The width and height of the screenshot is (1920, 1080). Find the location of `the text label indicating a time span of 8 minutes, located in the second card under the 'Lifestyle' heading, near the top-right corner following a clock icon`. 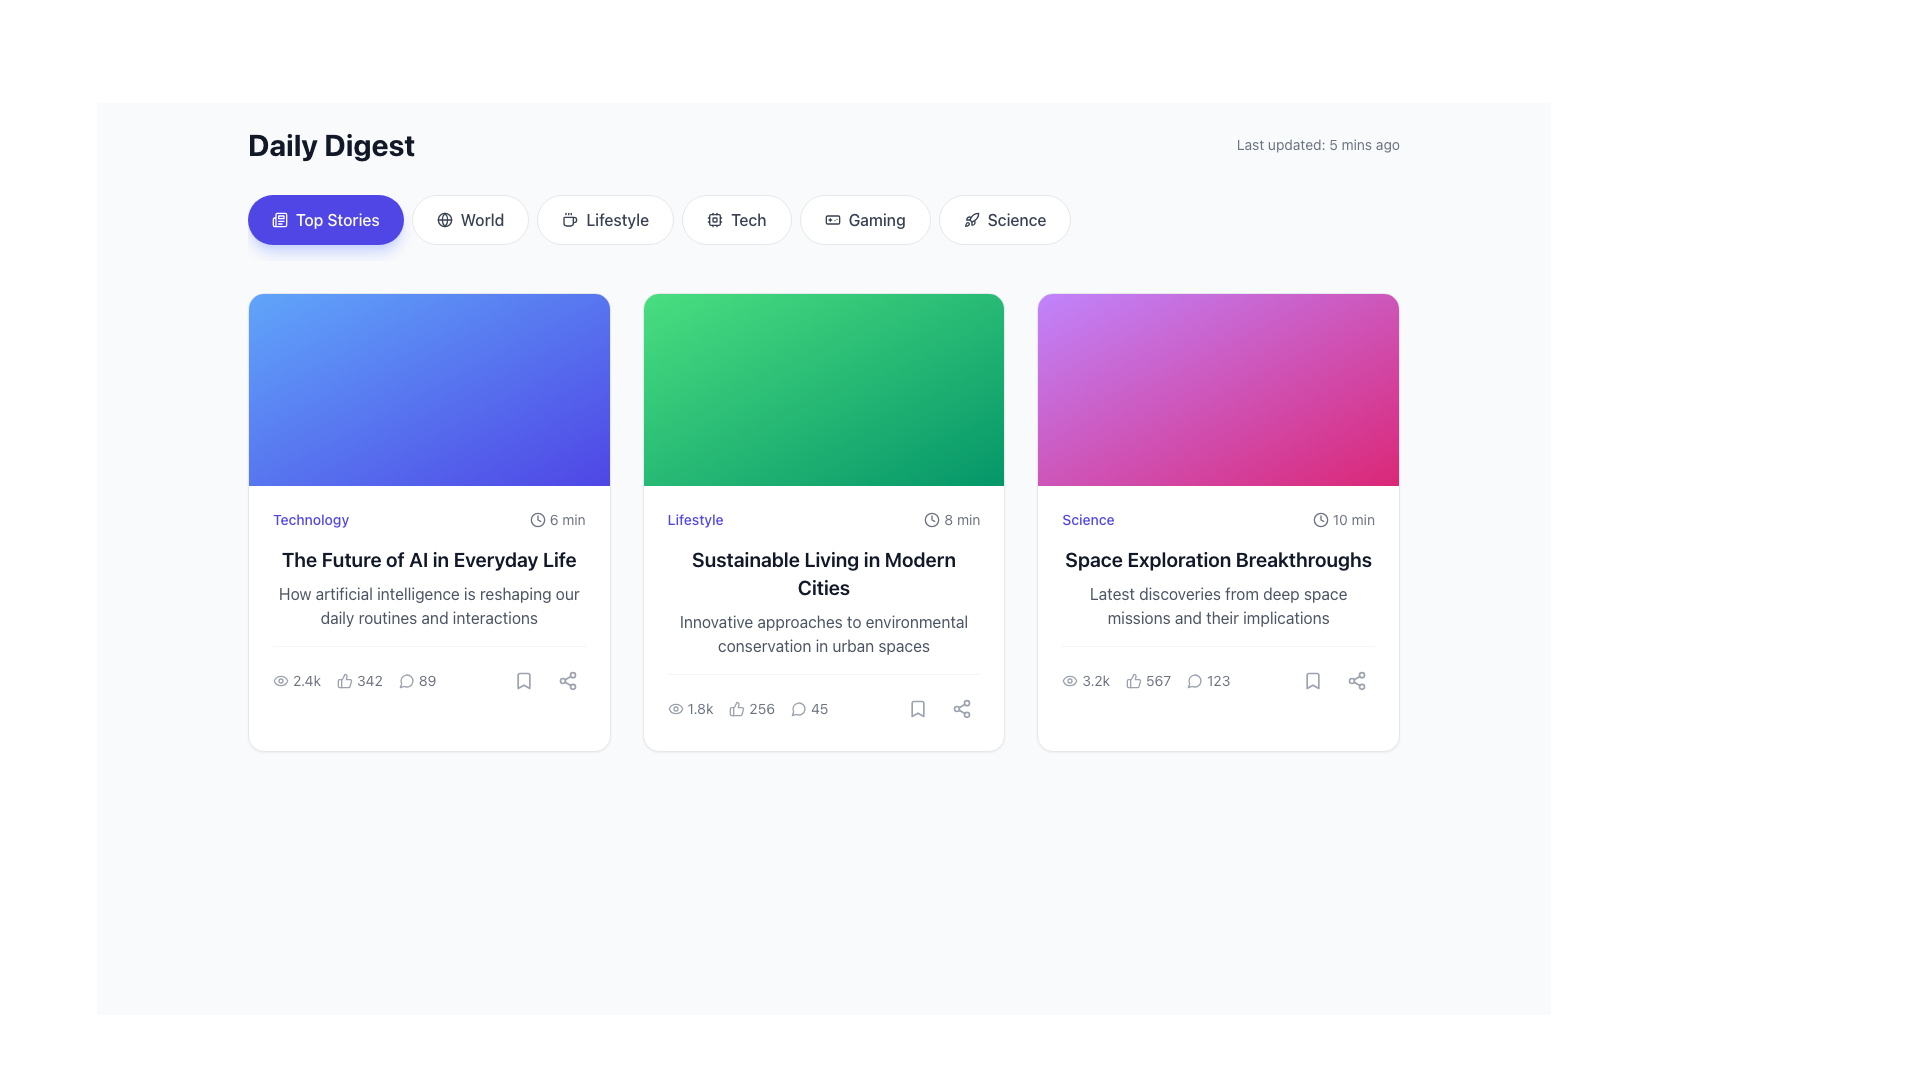

the text label indicating a time span of 8 minutes, located in the second card under the 'Lifestyle' heading, near the top-right corner following a clock icon is located at coordinates (962, 519).